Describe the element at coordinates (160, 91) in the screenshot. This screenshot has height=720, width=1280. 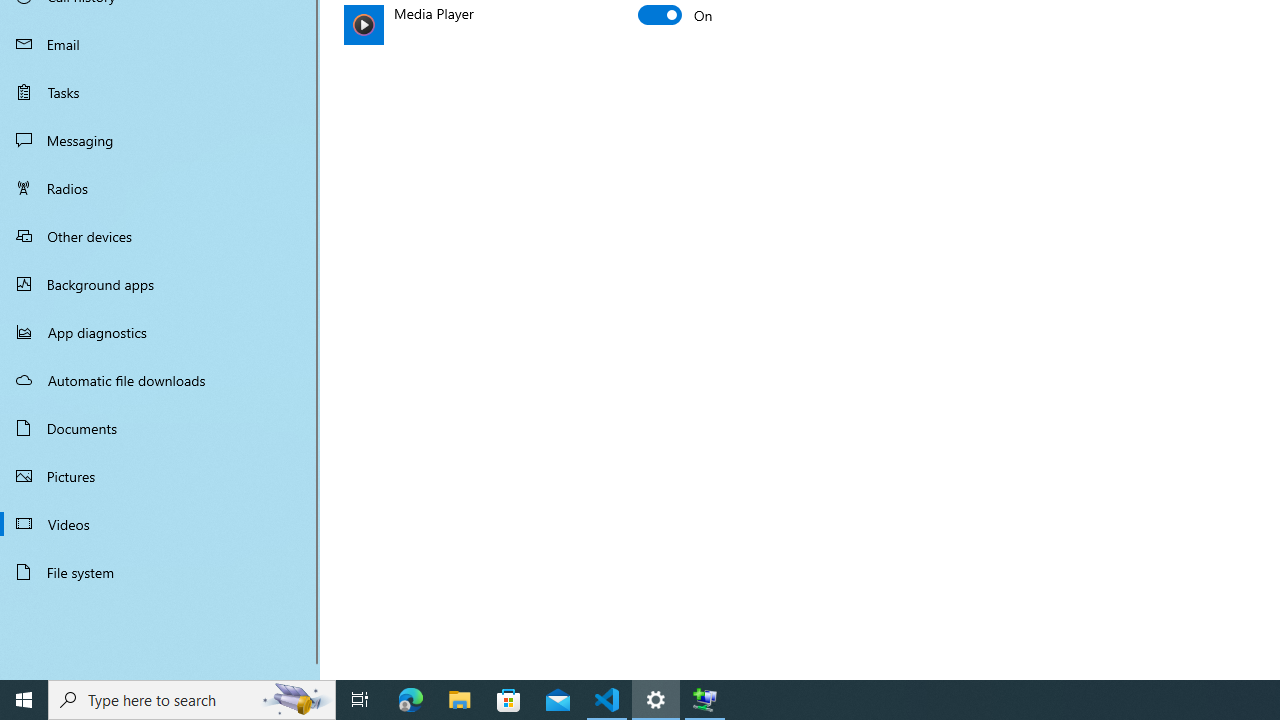
I see `'Tasks'` at that location.